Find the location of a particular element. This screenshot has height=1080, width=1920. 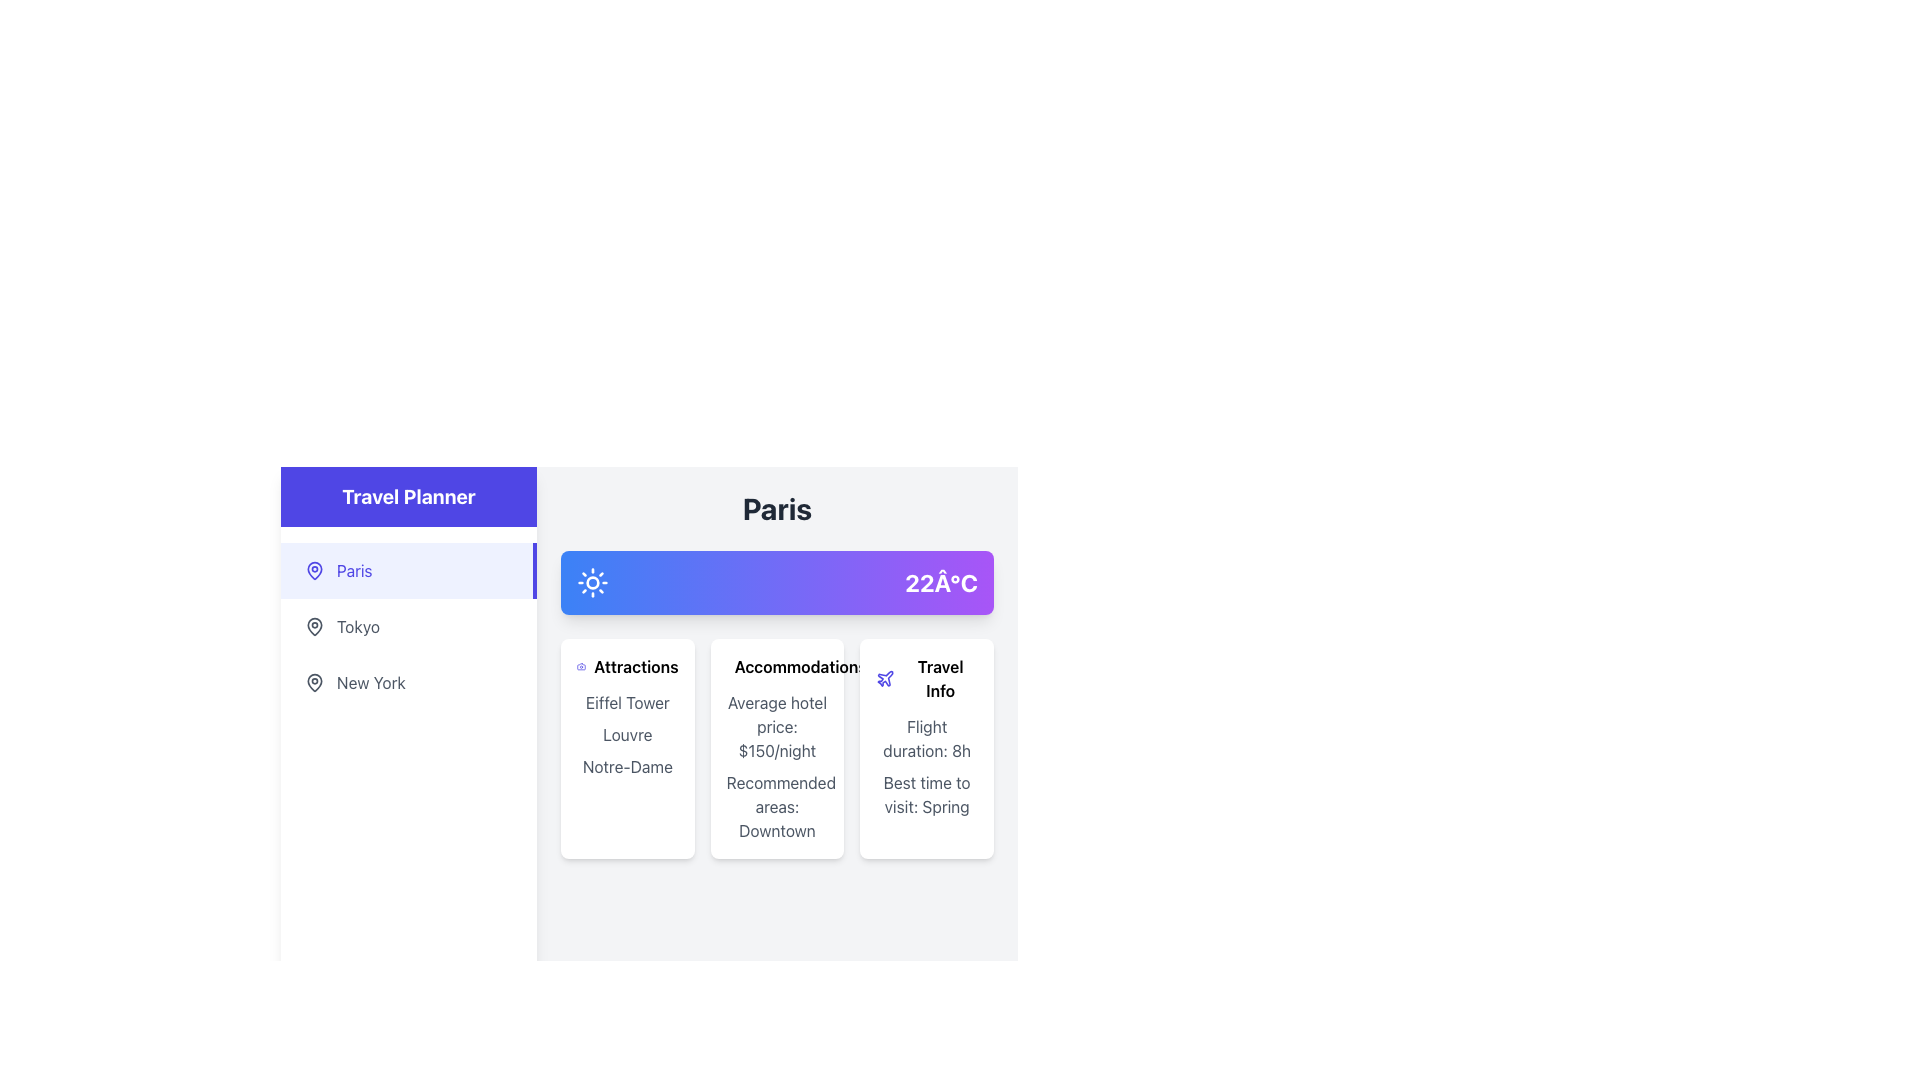

the information panel showcasing notable attractions for Paris, which is located in the right section of the interface, under the heading 'Paris', and is the leftmost of three vertically aligned sections is located at coordinates (649, 701).